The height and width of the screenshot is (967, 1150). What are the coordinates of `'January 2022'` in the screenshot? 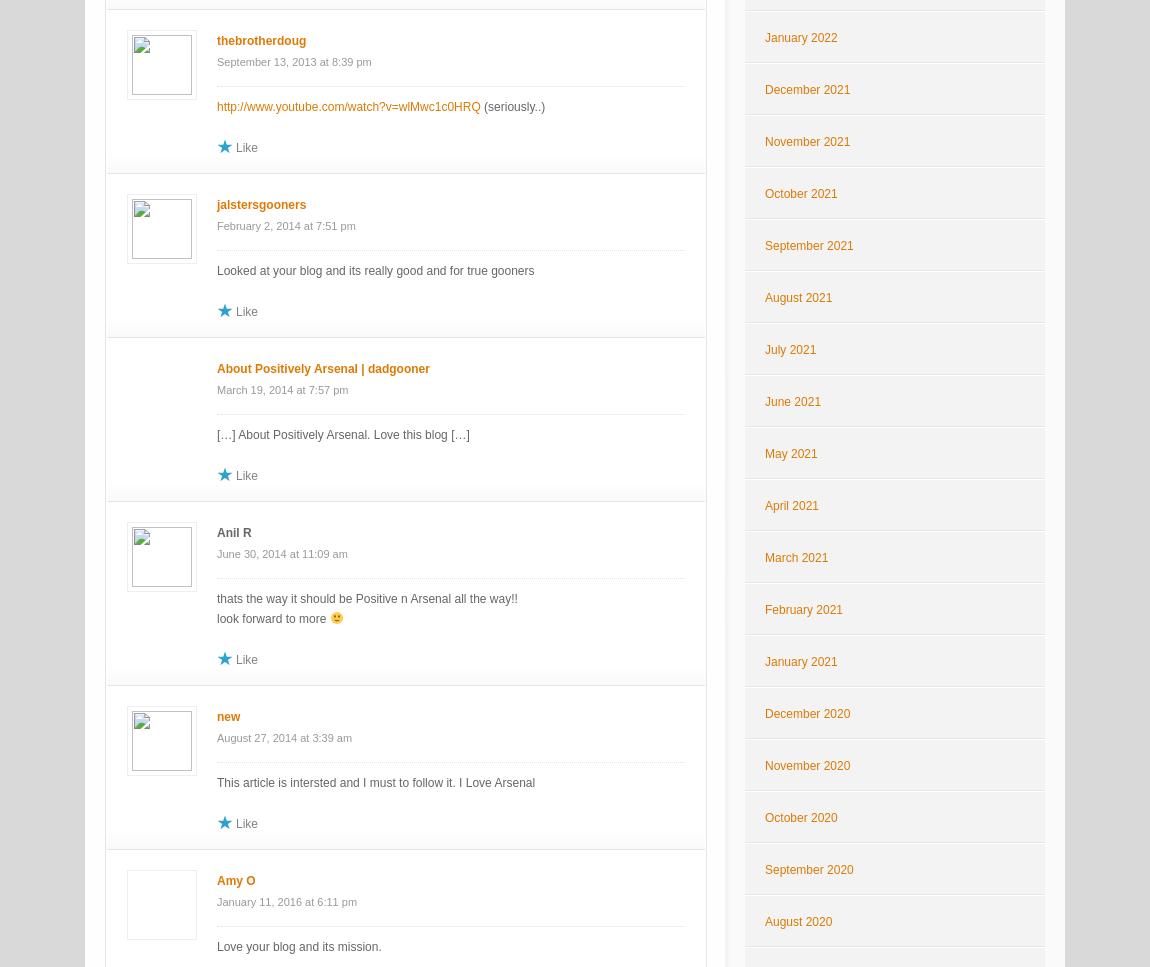 It's located at (799, 37).